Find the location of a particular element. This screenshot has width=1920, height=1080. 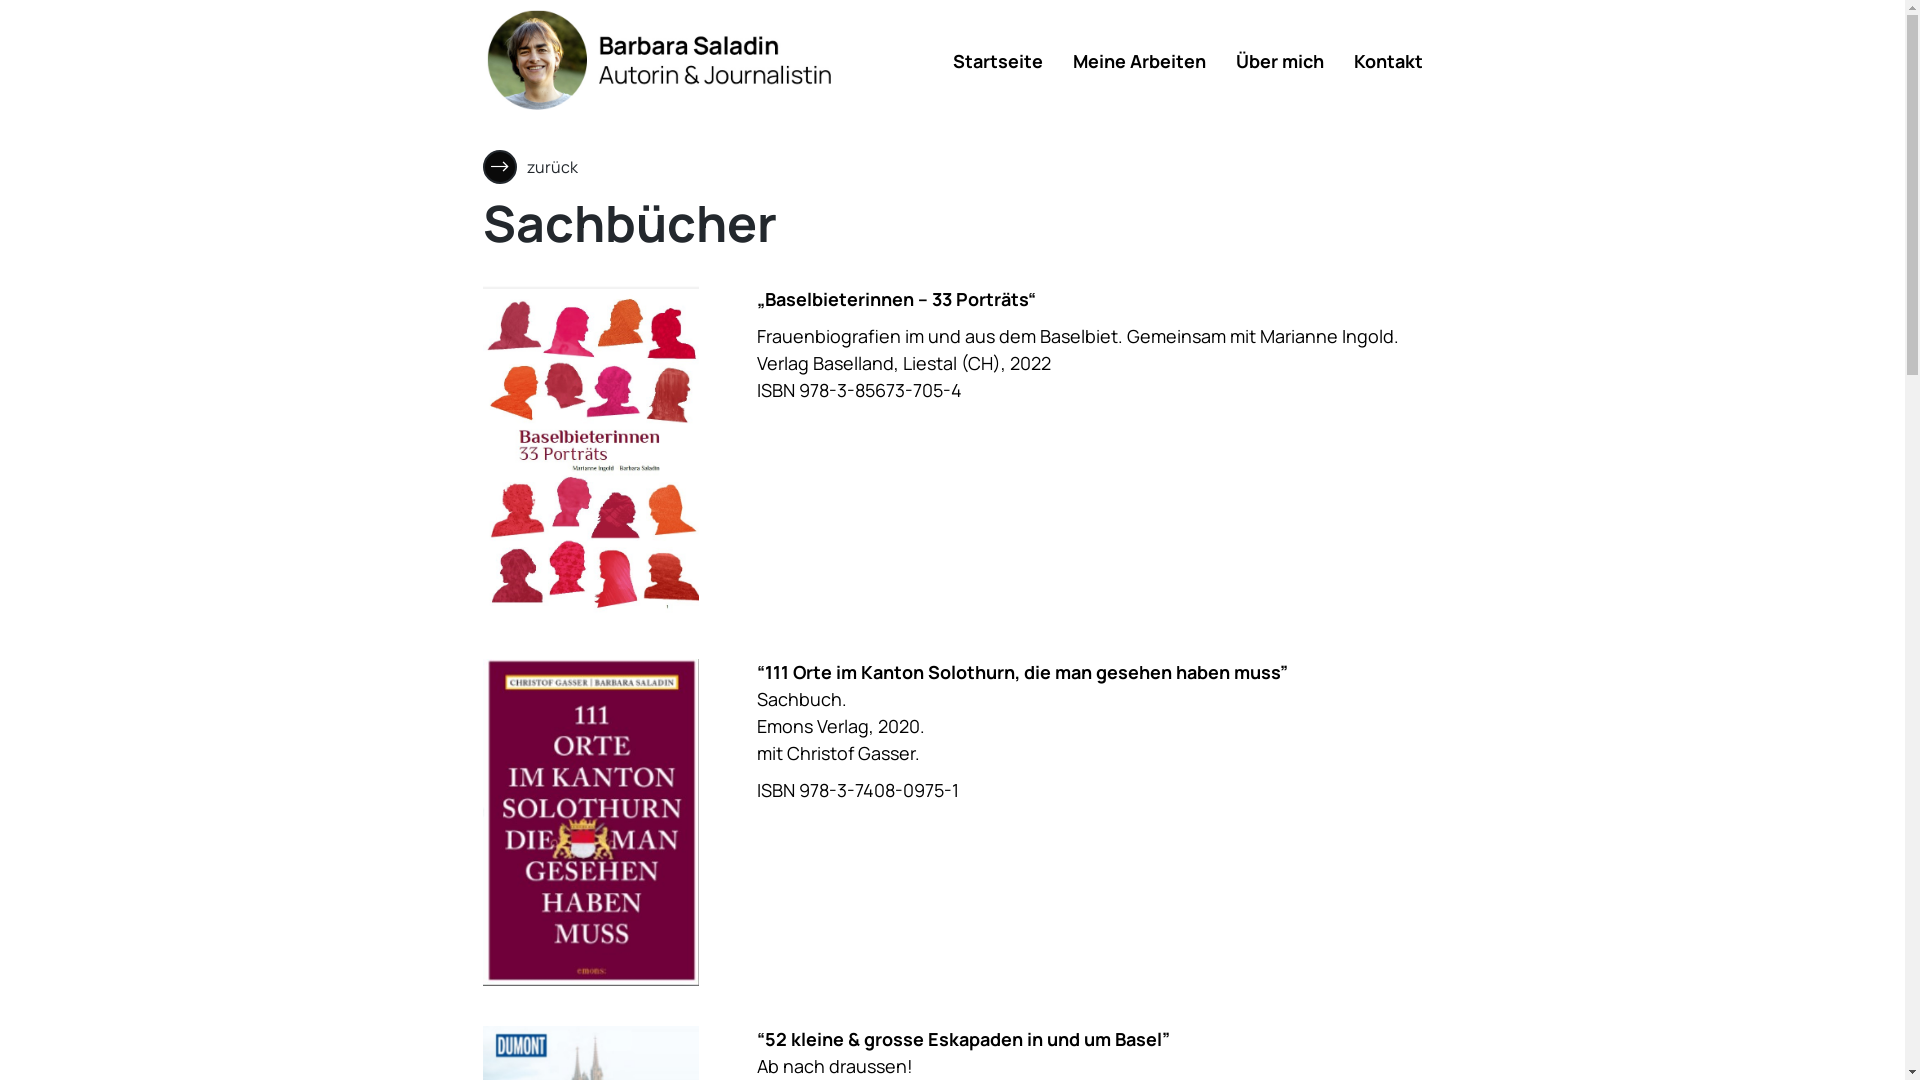

'Meine Arbeiten' is located at coordinates (1070, 60).